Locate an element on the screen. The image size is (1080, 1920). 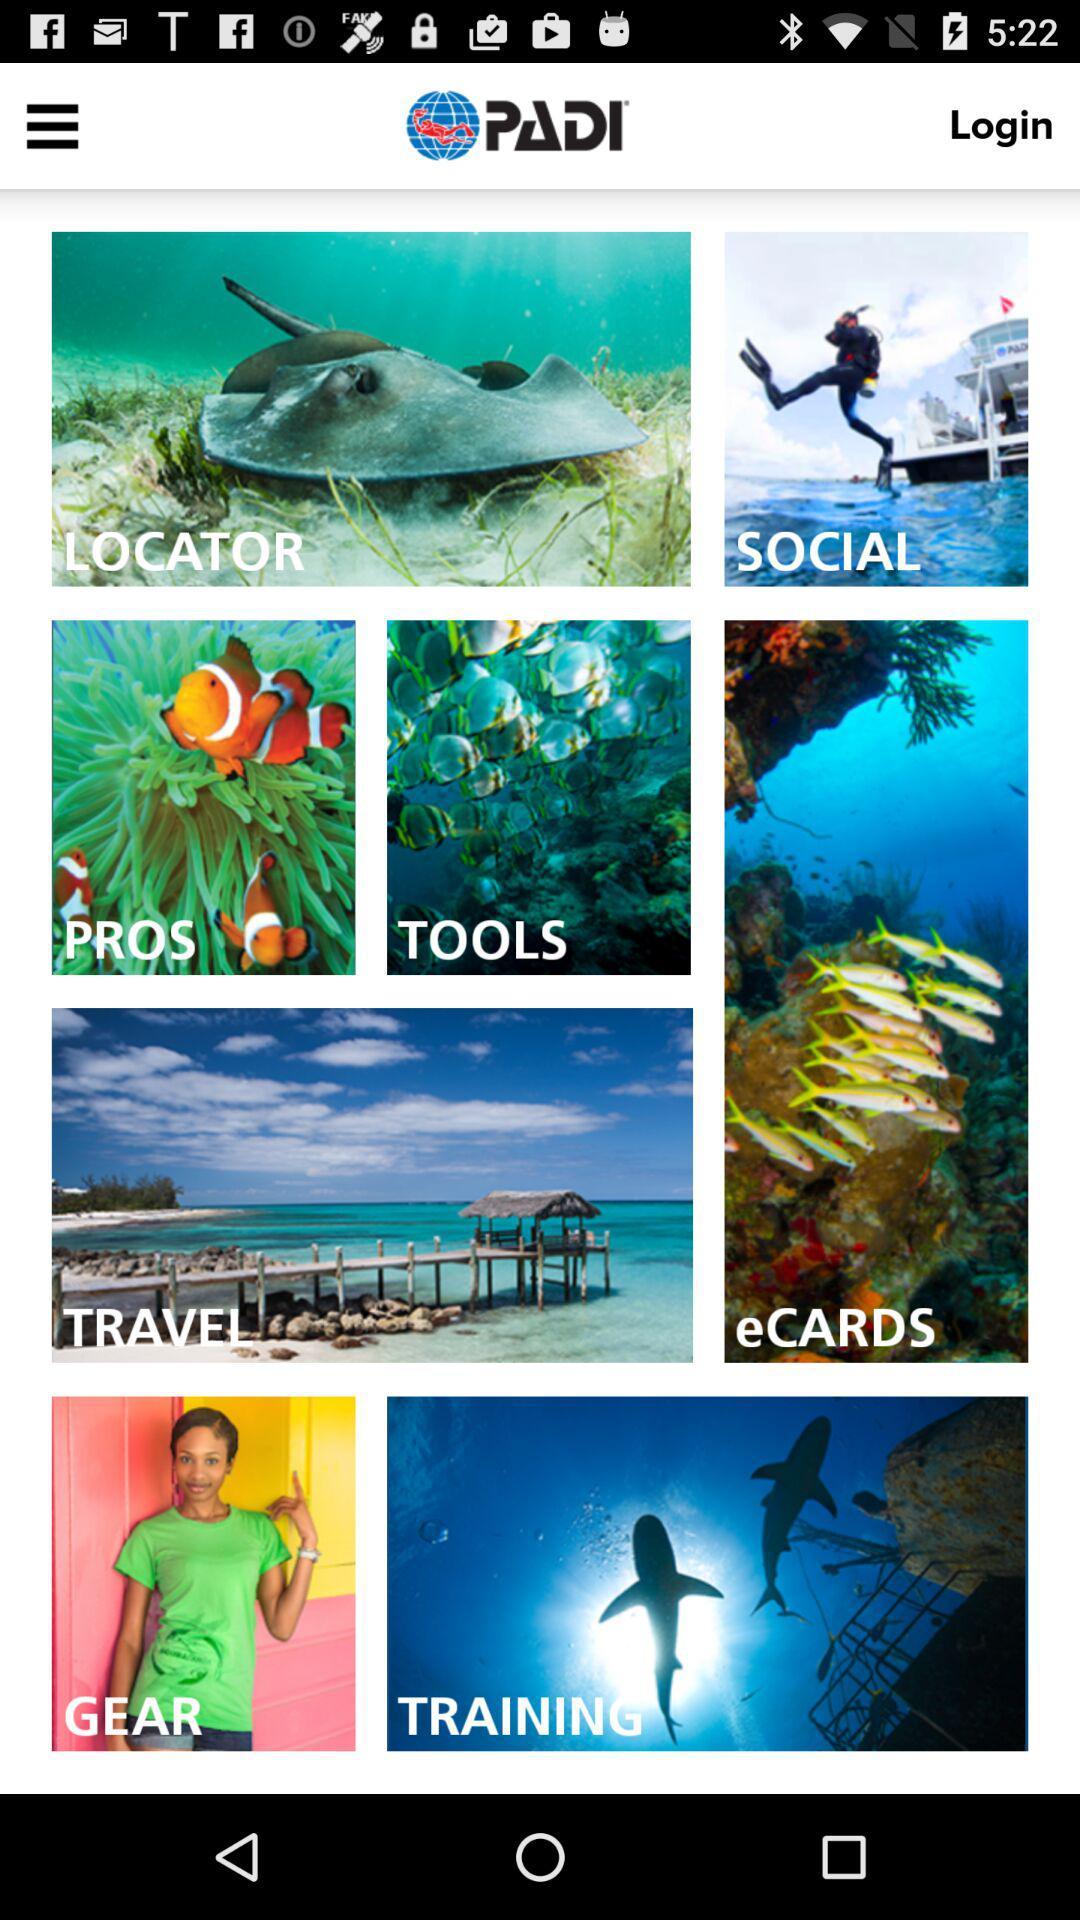
gear is located at coordinates (203, 1572).